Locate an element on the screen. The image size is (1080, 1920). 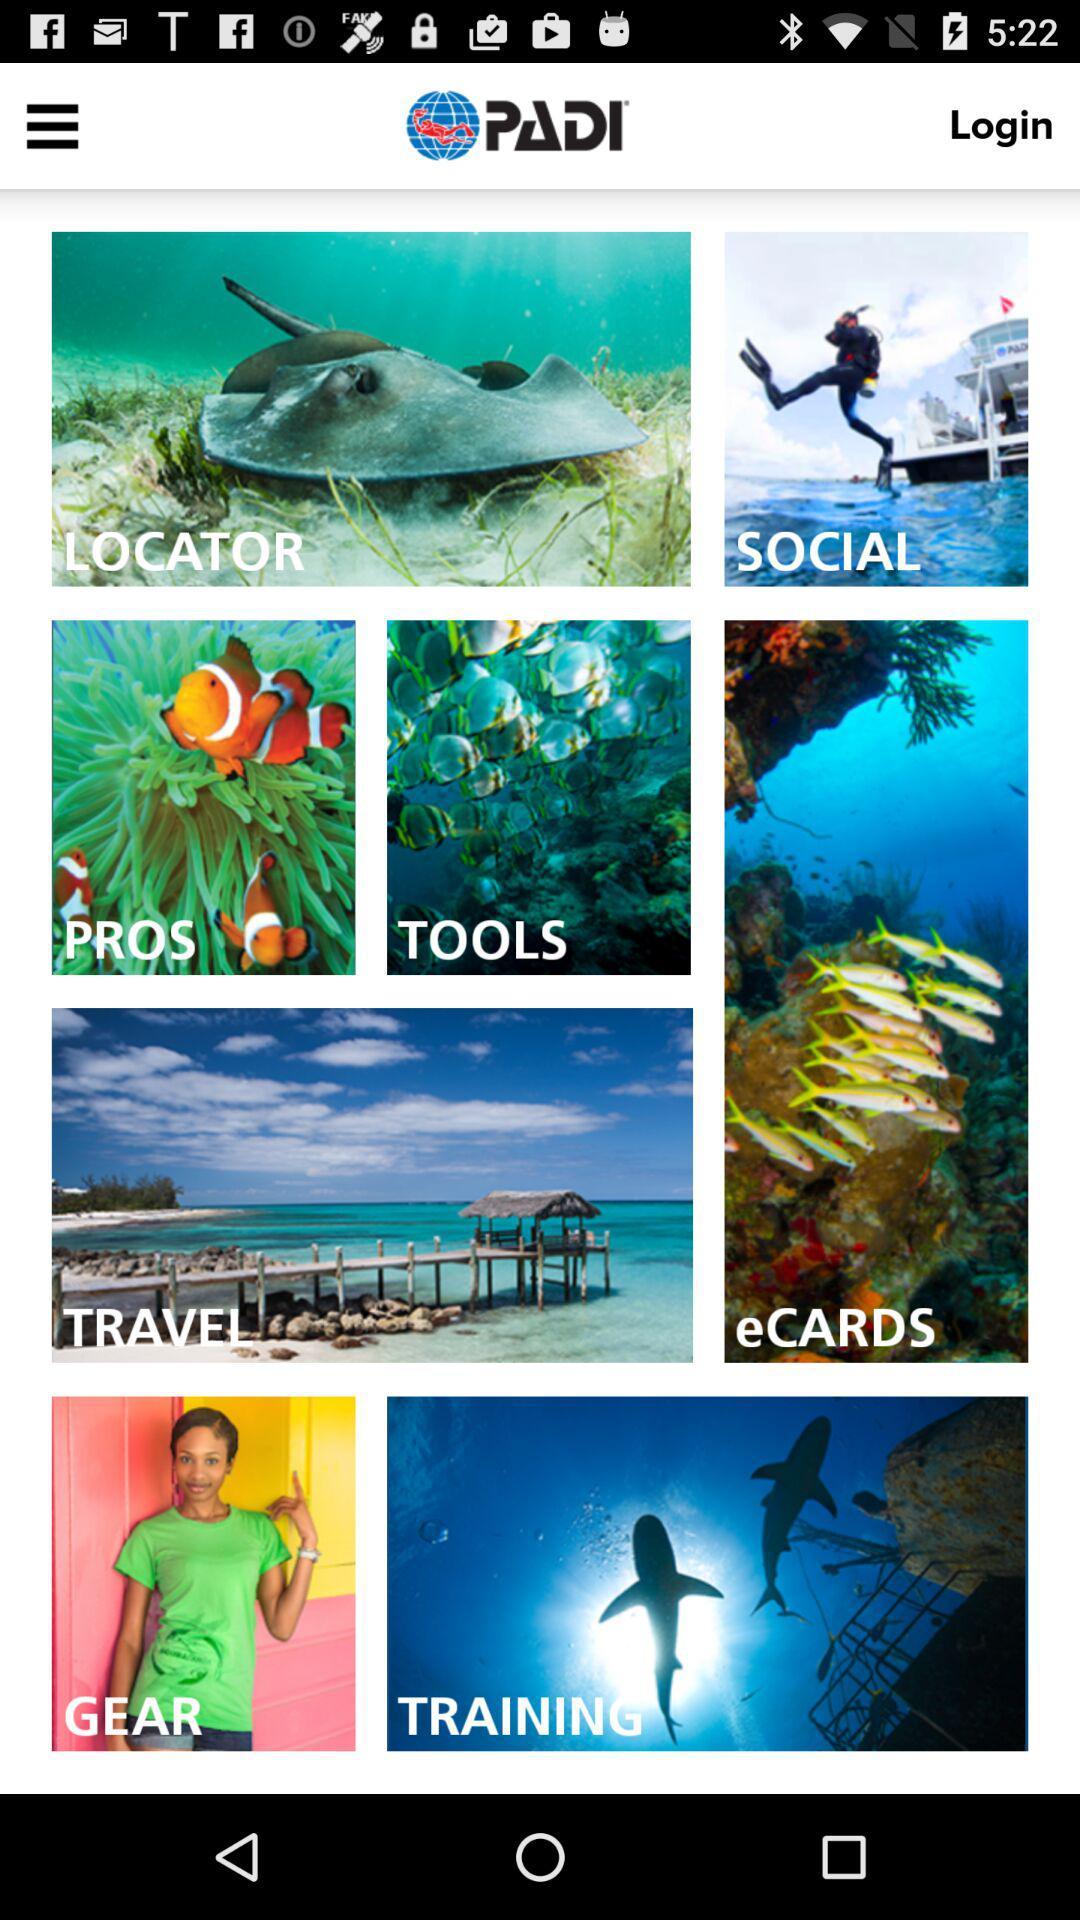
gear is located at coordinates (203, 1572).